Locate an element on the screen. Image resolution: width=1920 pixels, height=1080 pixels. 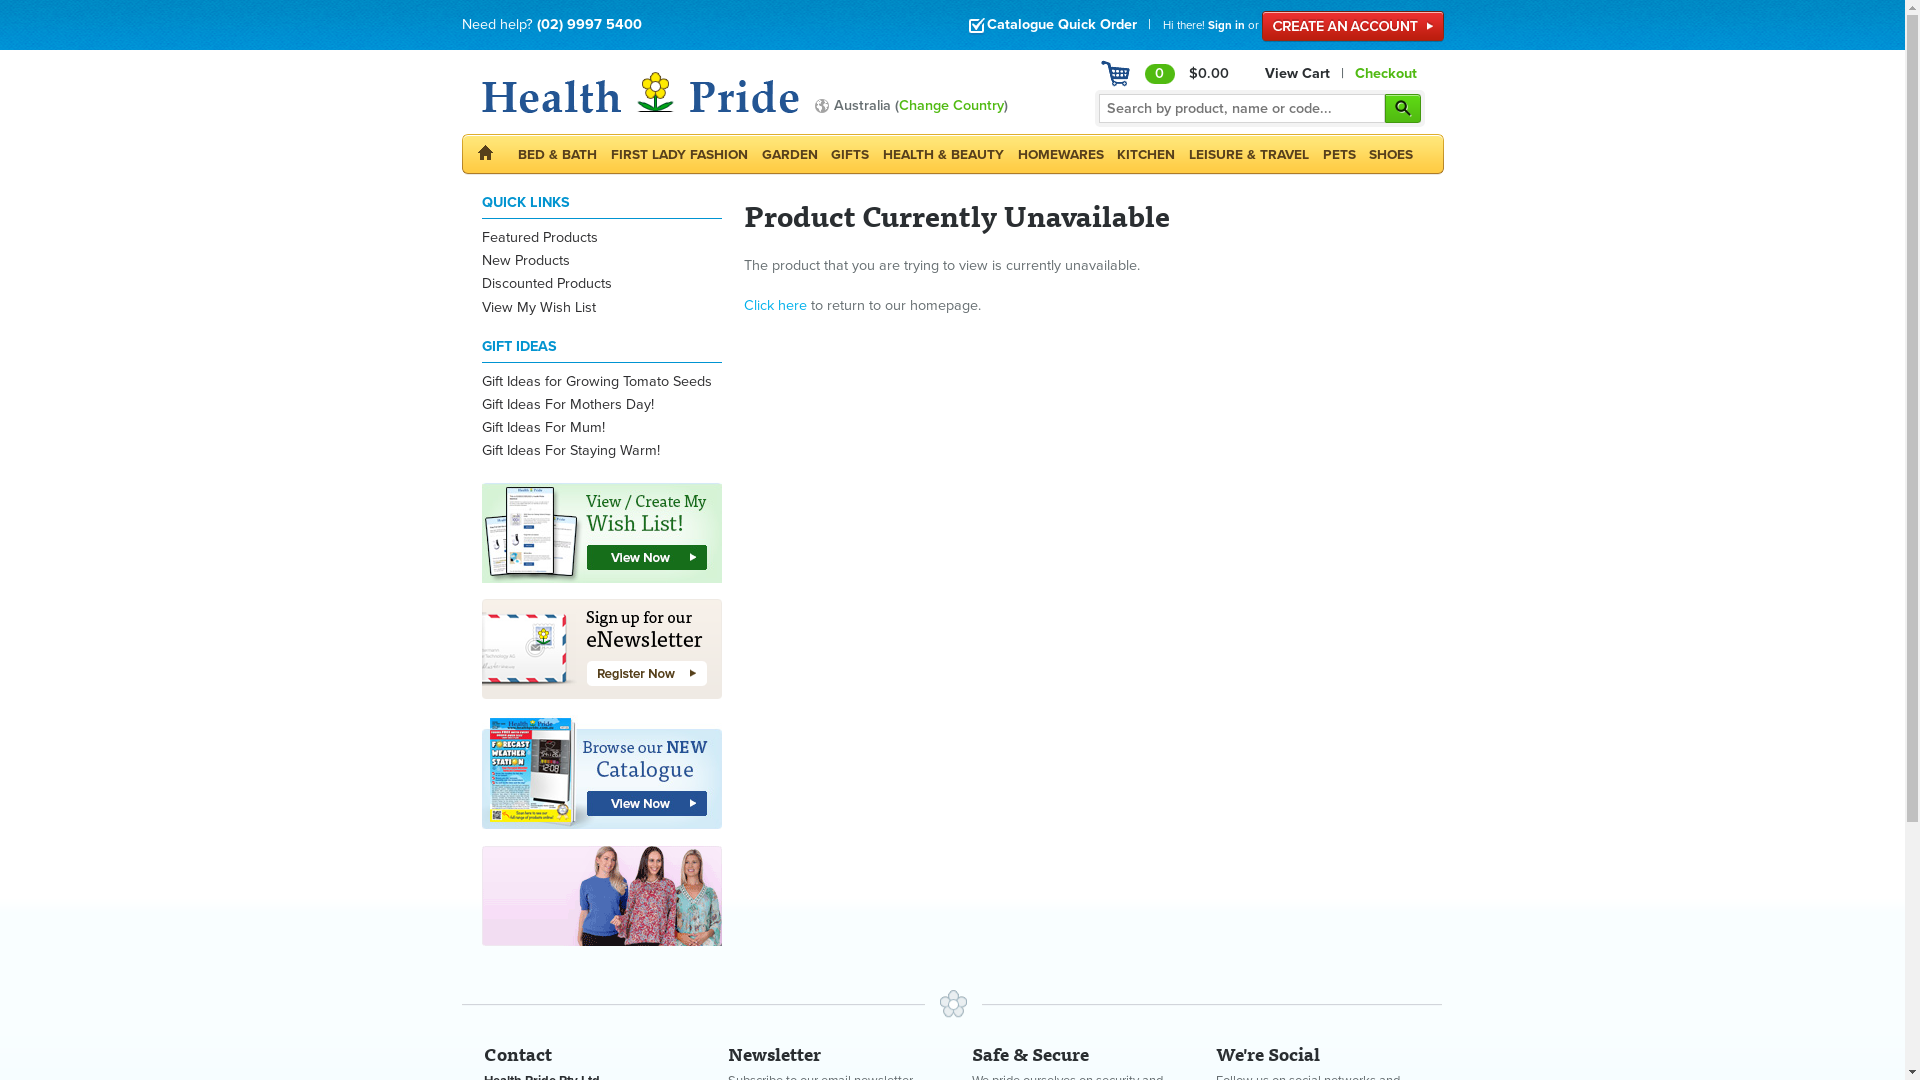
'HEALTH & BEAUTY' is located at coordinates (942, 153).